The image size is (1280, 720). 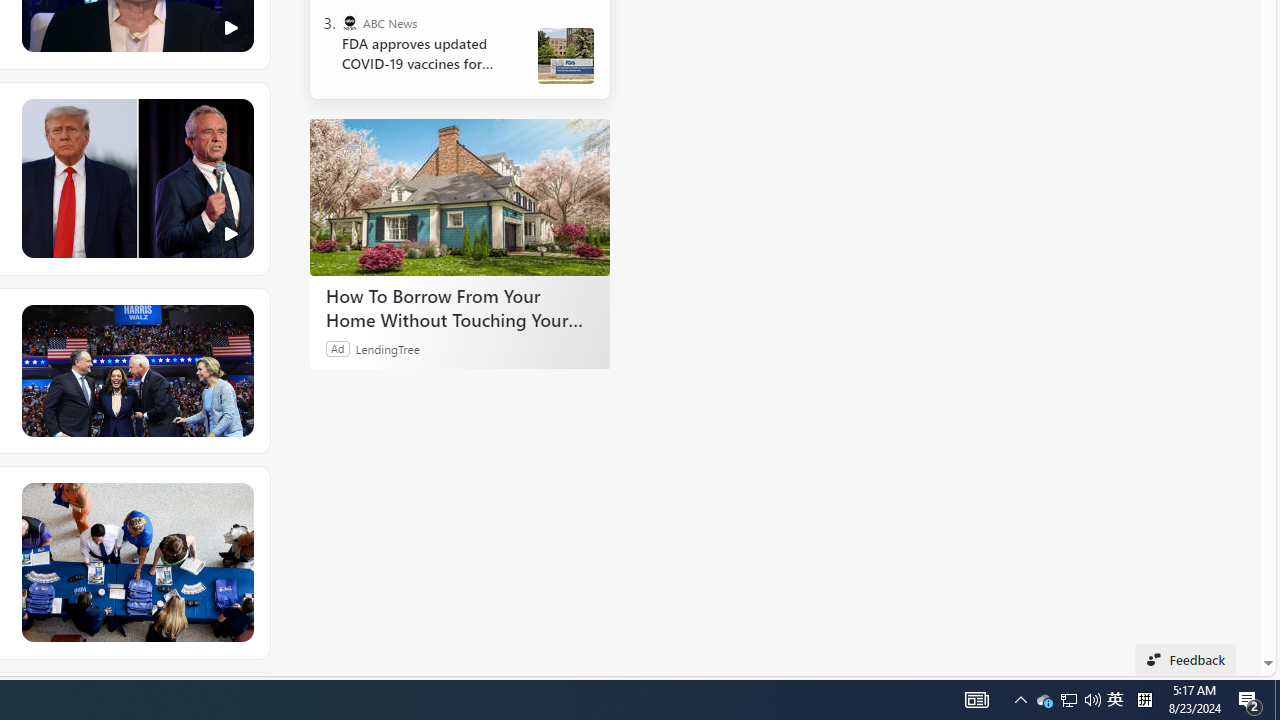 I want to click on 'LendingTree', so click(x=387, y=347).